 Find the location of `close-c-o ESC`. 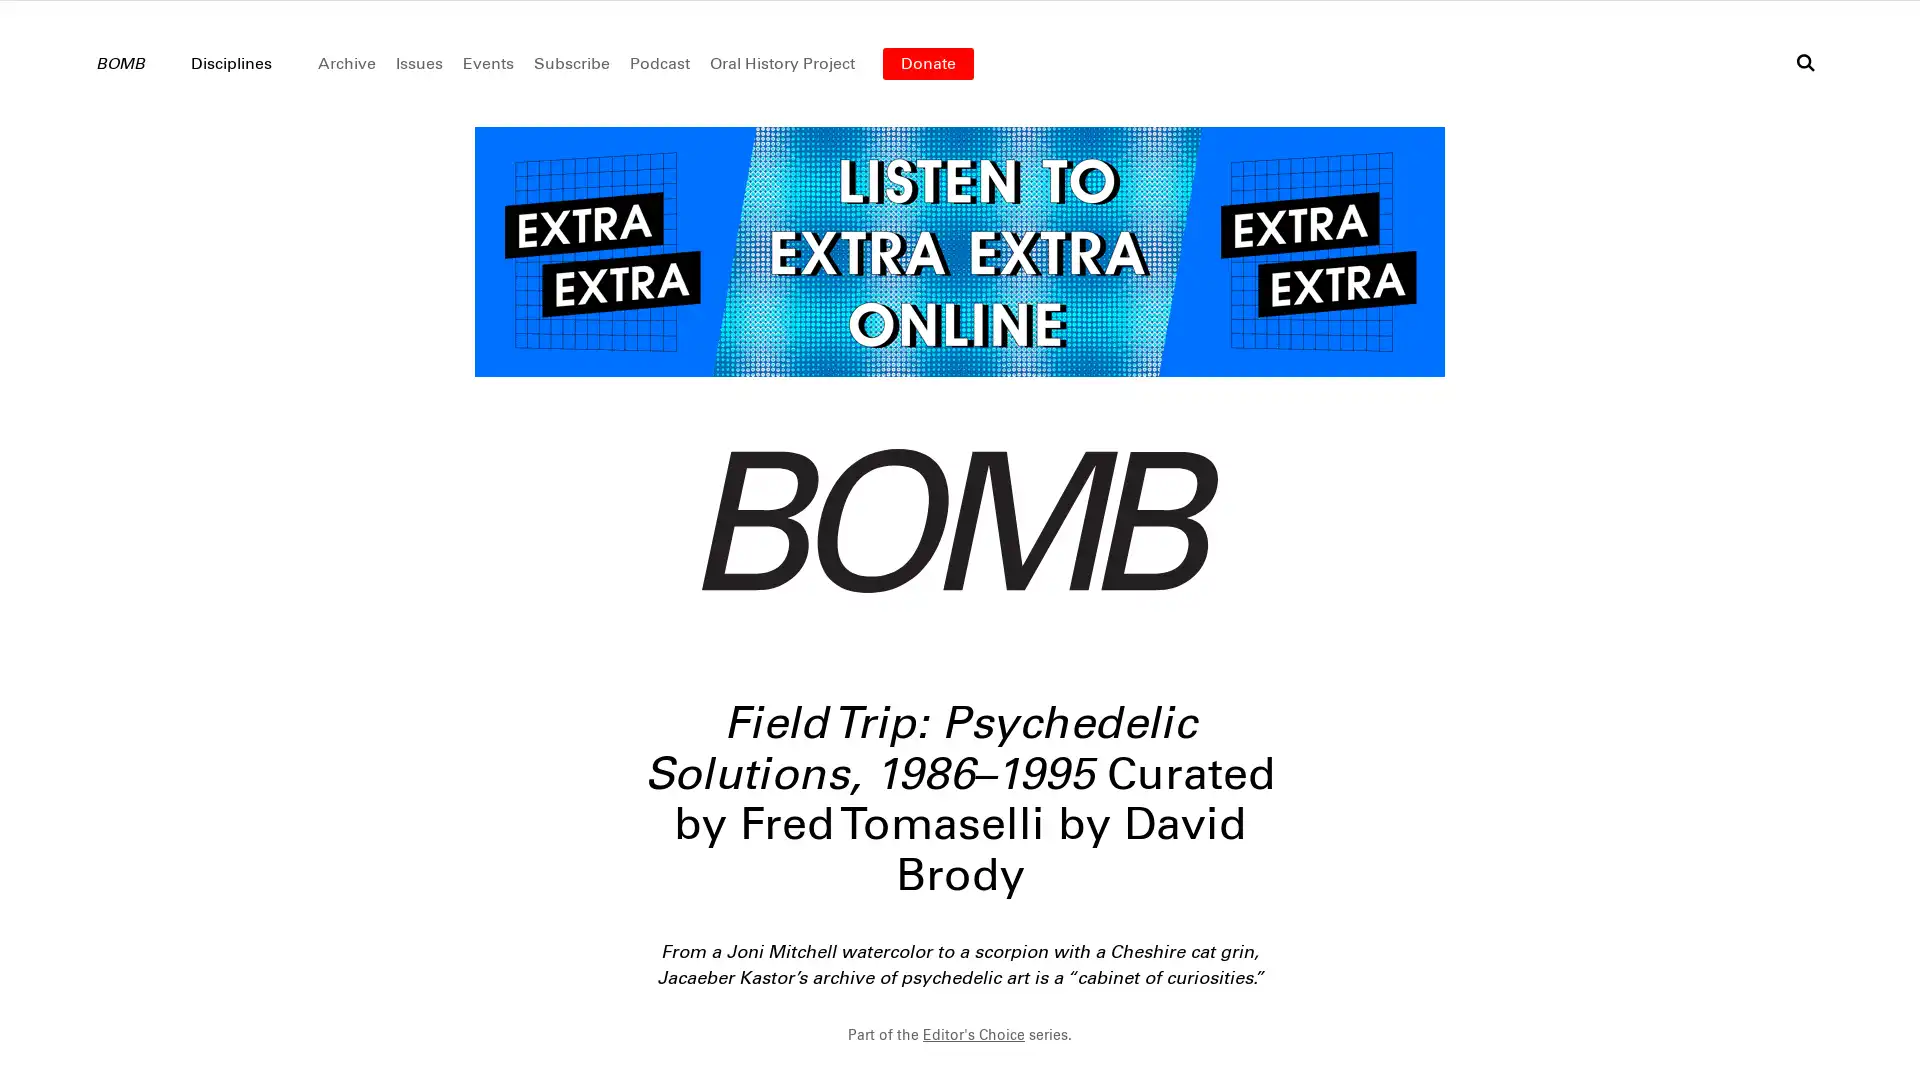

close-c-o ESC is located at coordinates (1859, 1031).